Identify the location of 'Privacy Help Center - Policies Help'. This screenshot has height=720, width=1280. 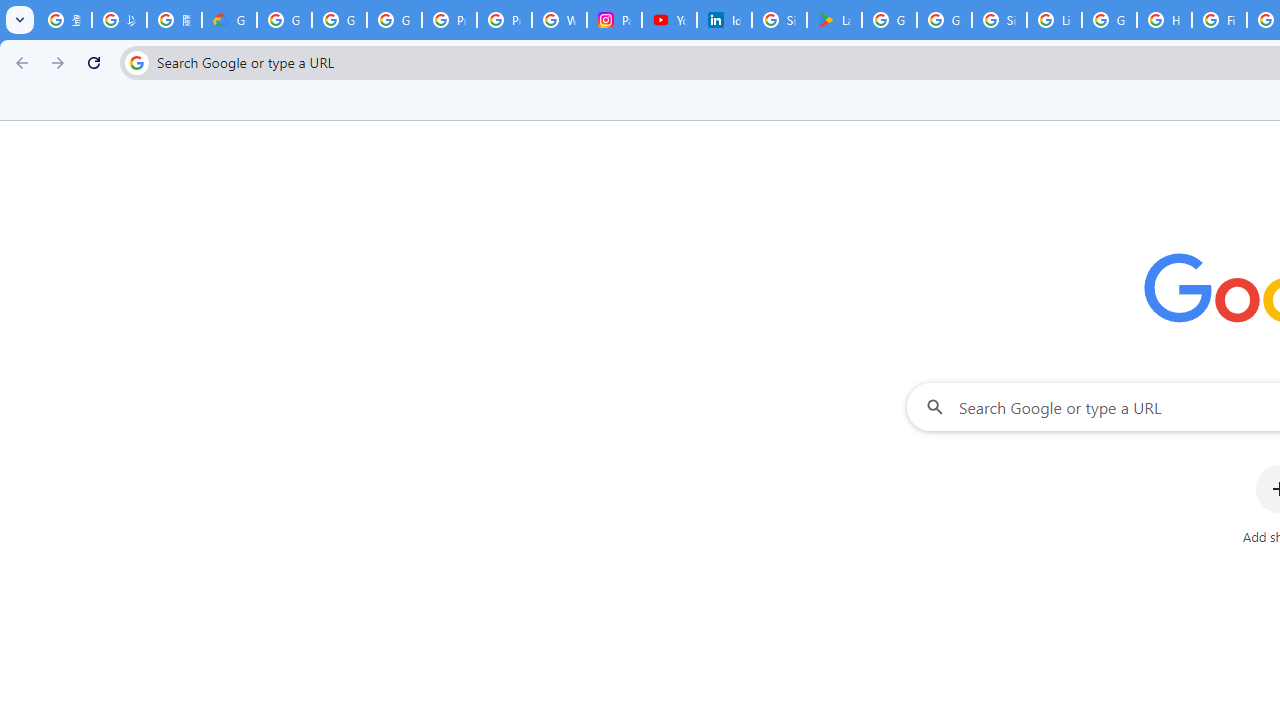
(504, 20).